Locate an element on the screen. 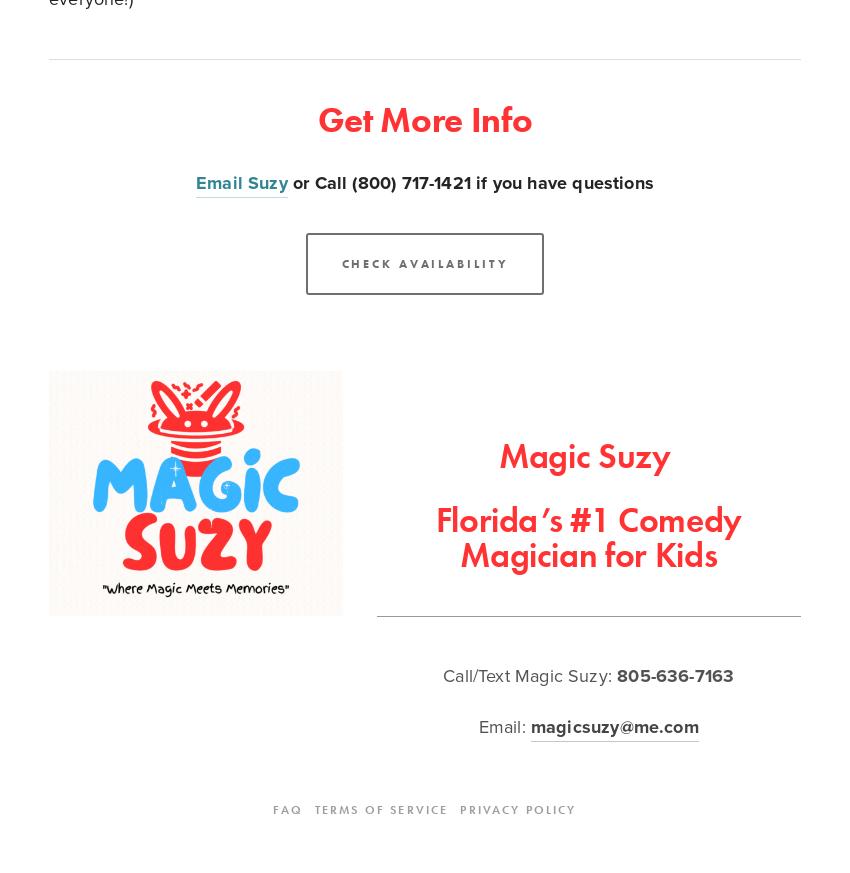 The width and height of the screenshot is (850, 873). 'Terms Of Service' is located at coordinates (379, 809).